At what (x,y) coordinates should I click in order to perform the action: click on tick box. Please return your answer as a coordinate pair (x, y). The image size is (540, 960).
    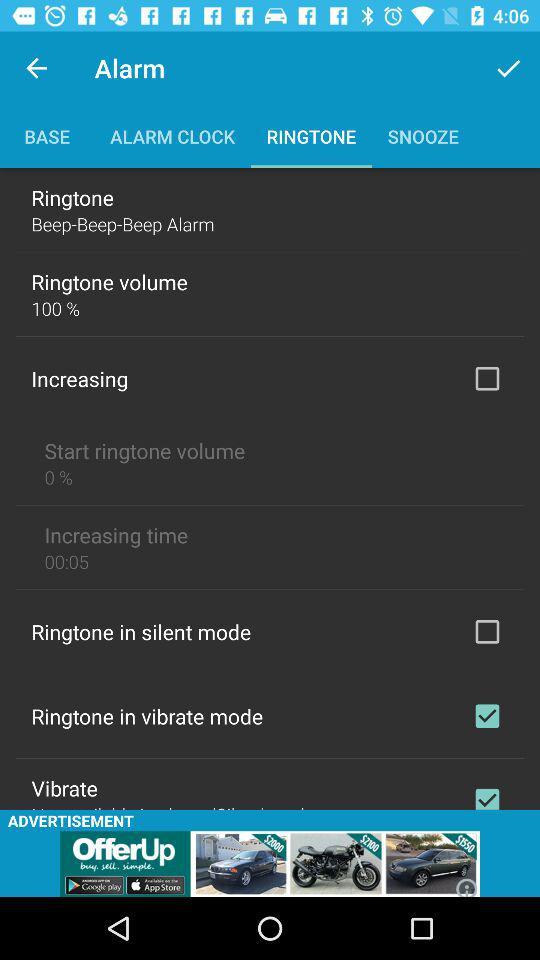
    Looking at the image, I should click on (486, 630).